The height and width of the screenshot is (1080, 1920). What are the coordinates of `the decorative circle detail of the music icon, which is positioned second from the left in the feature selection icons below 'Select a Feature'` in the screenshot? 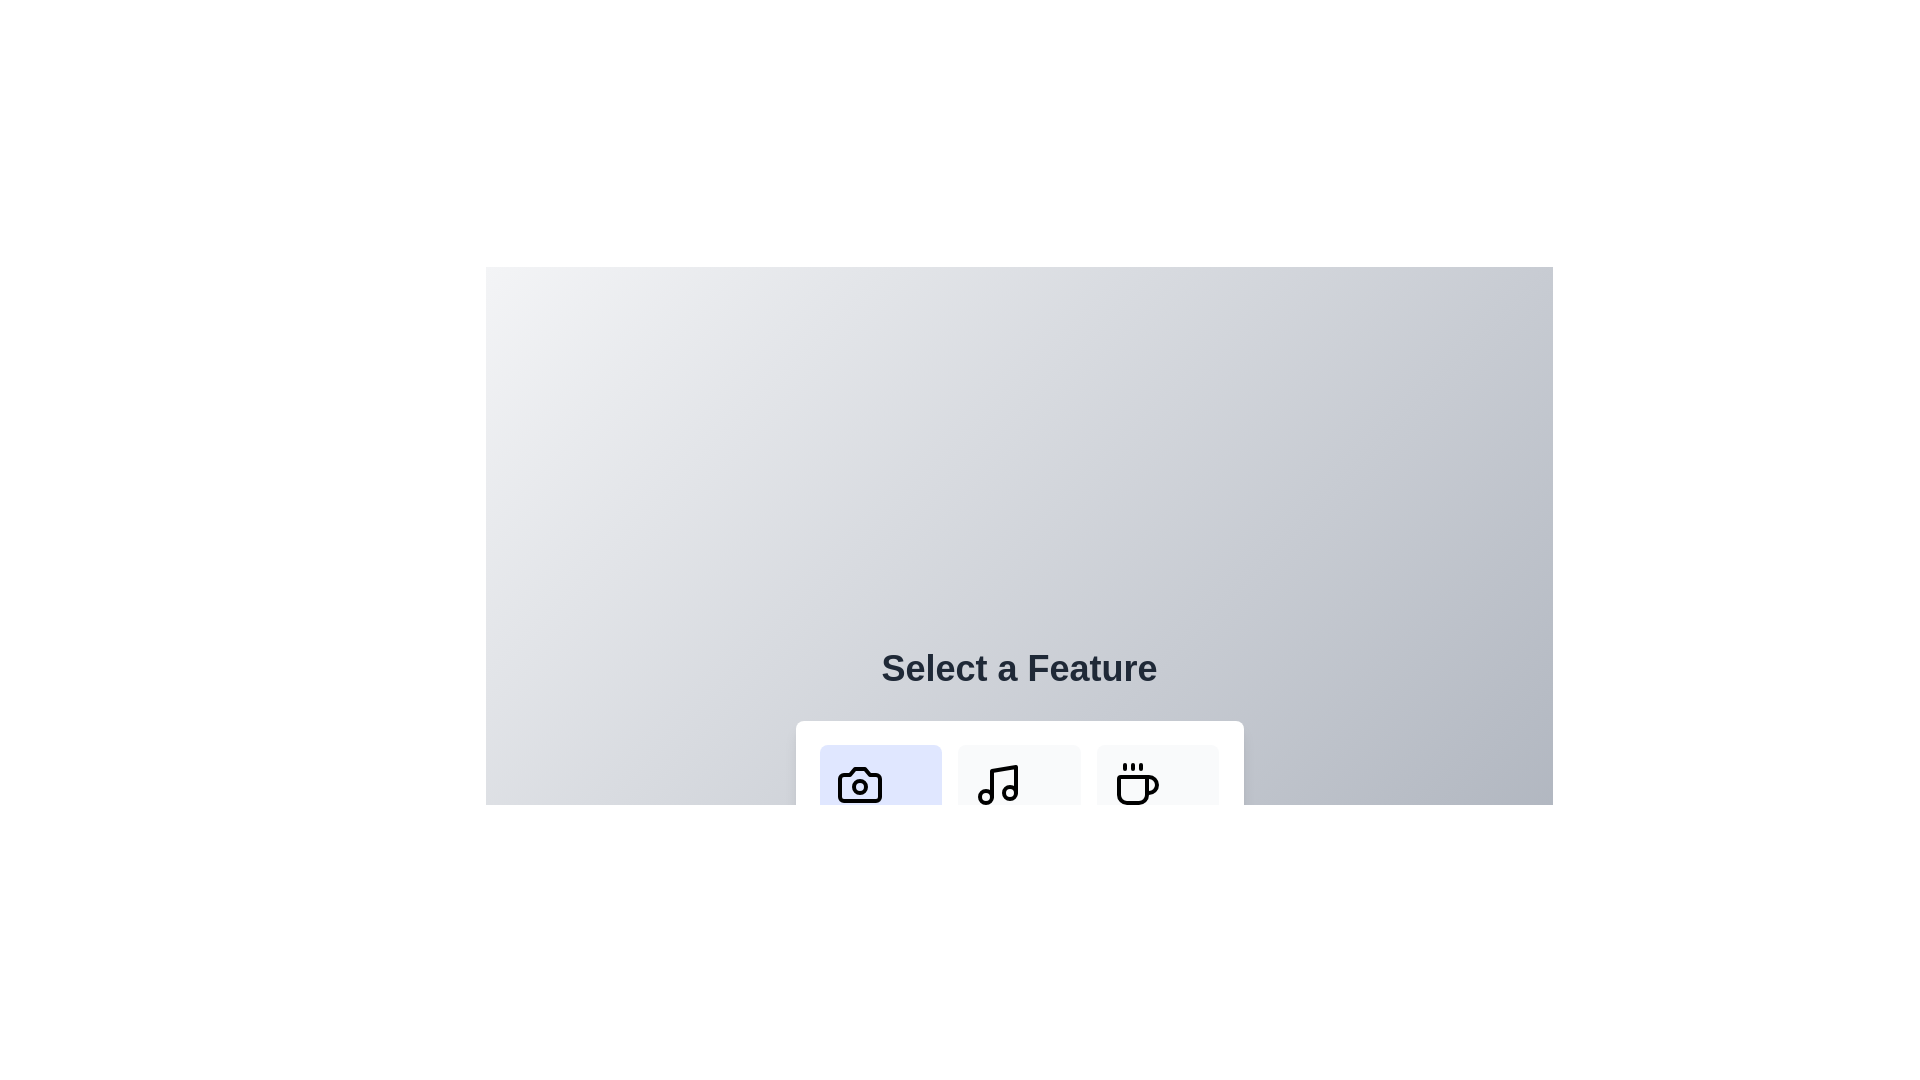 It's located at (1010, 792).